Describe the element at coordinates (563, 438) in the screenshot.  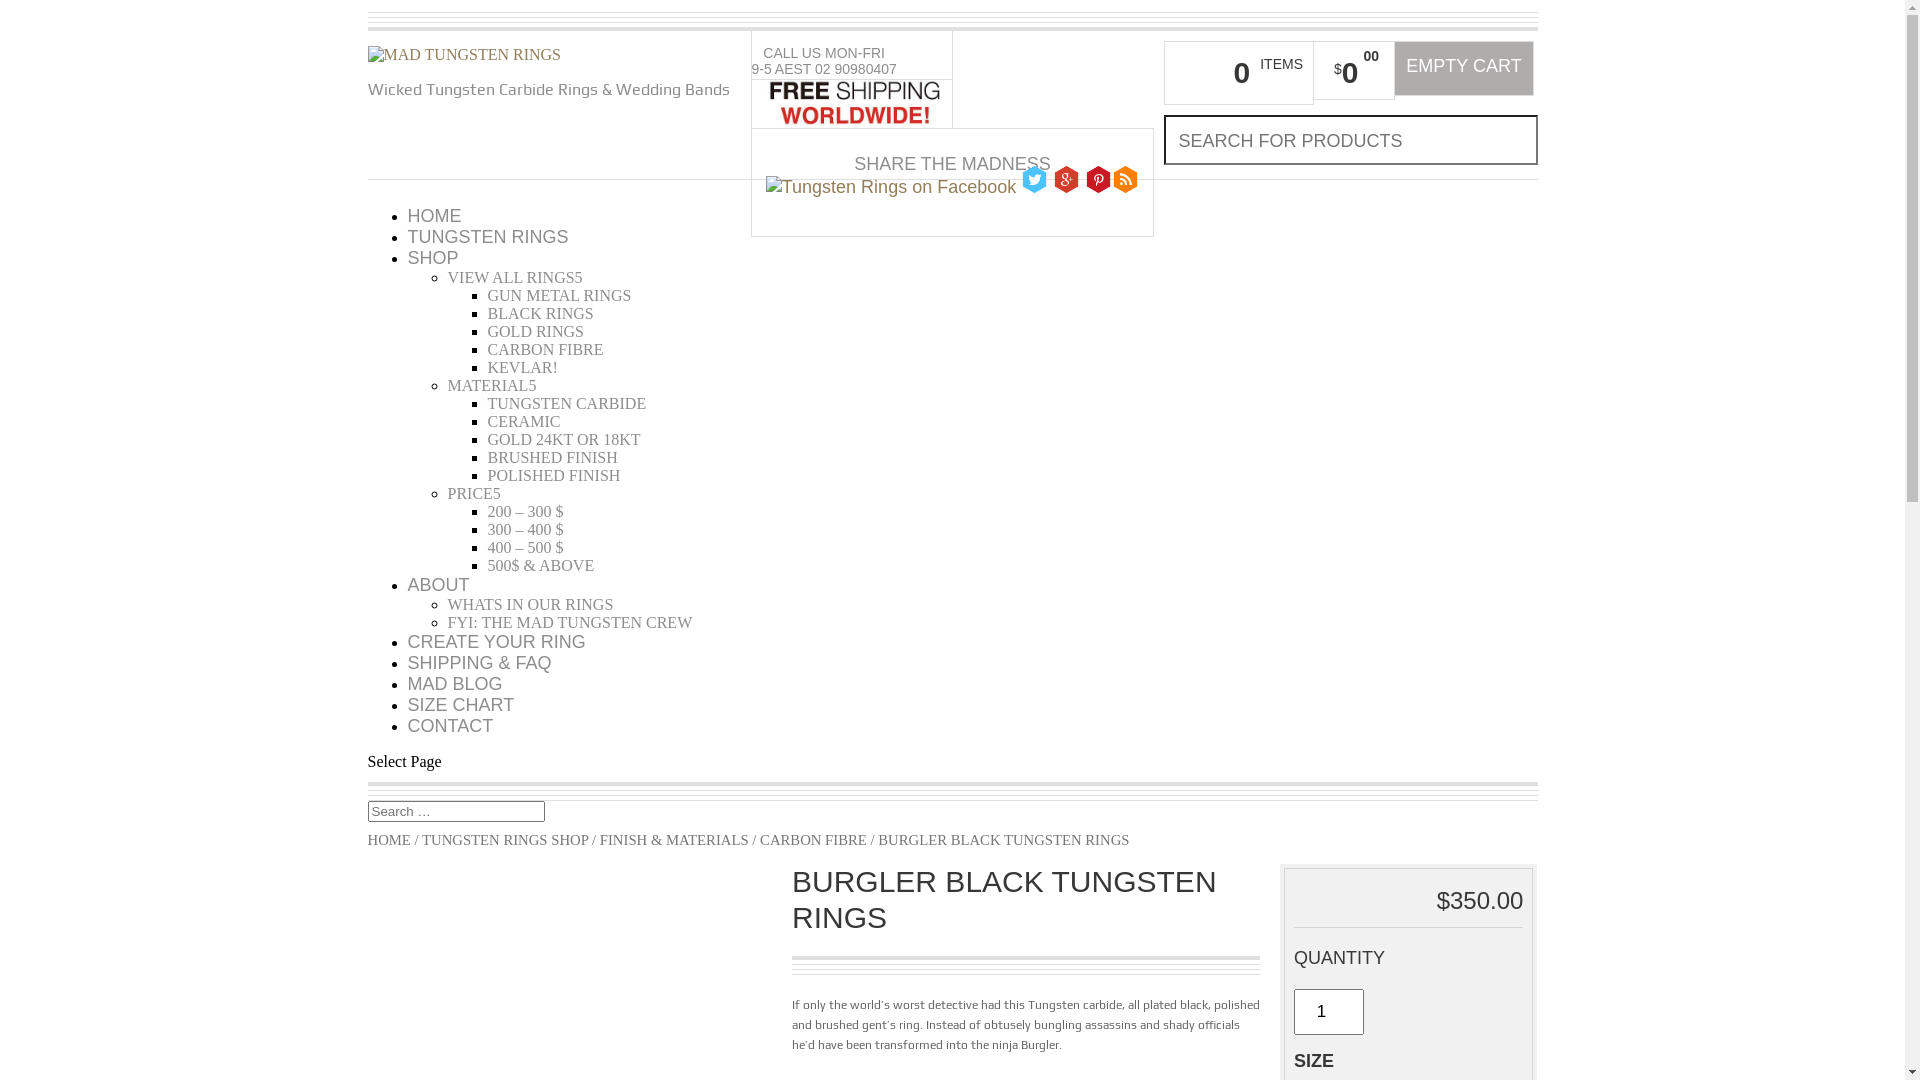
I see `'GOLD 24KT OR 18KT'` at that location.